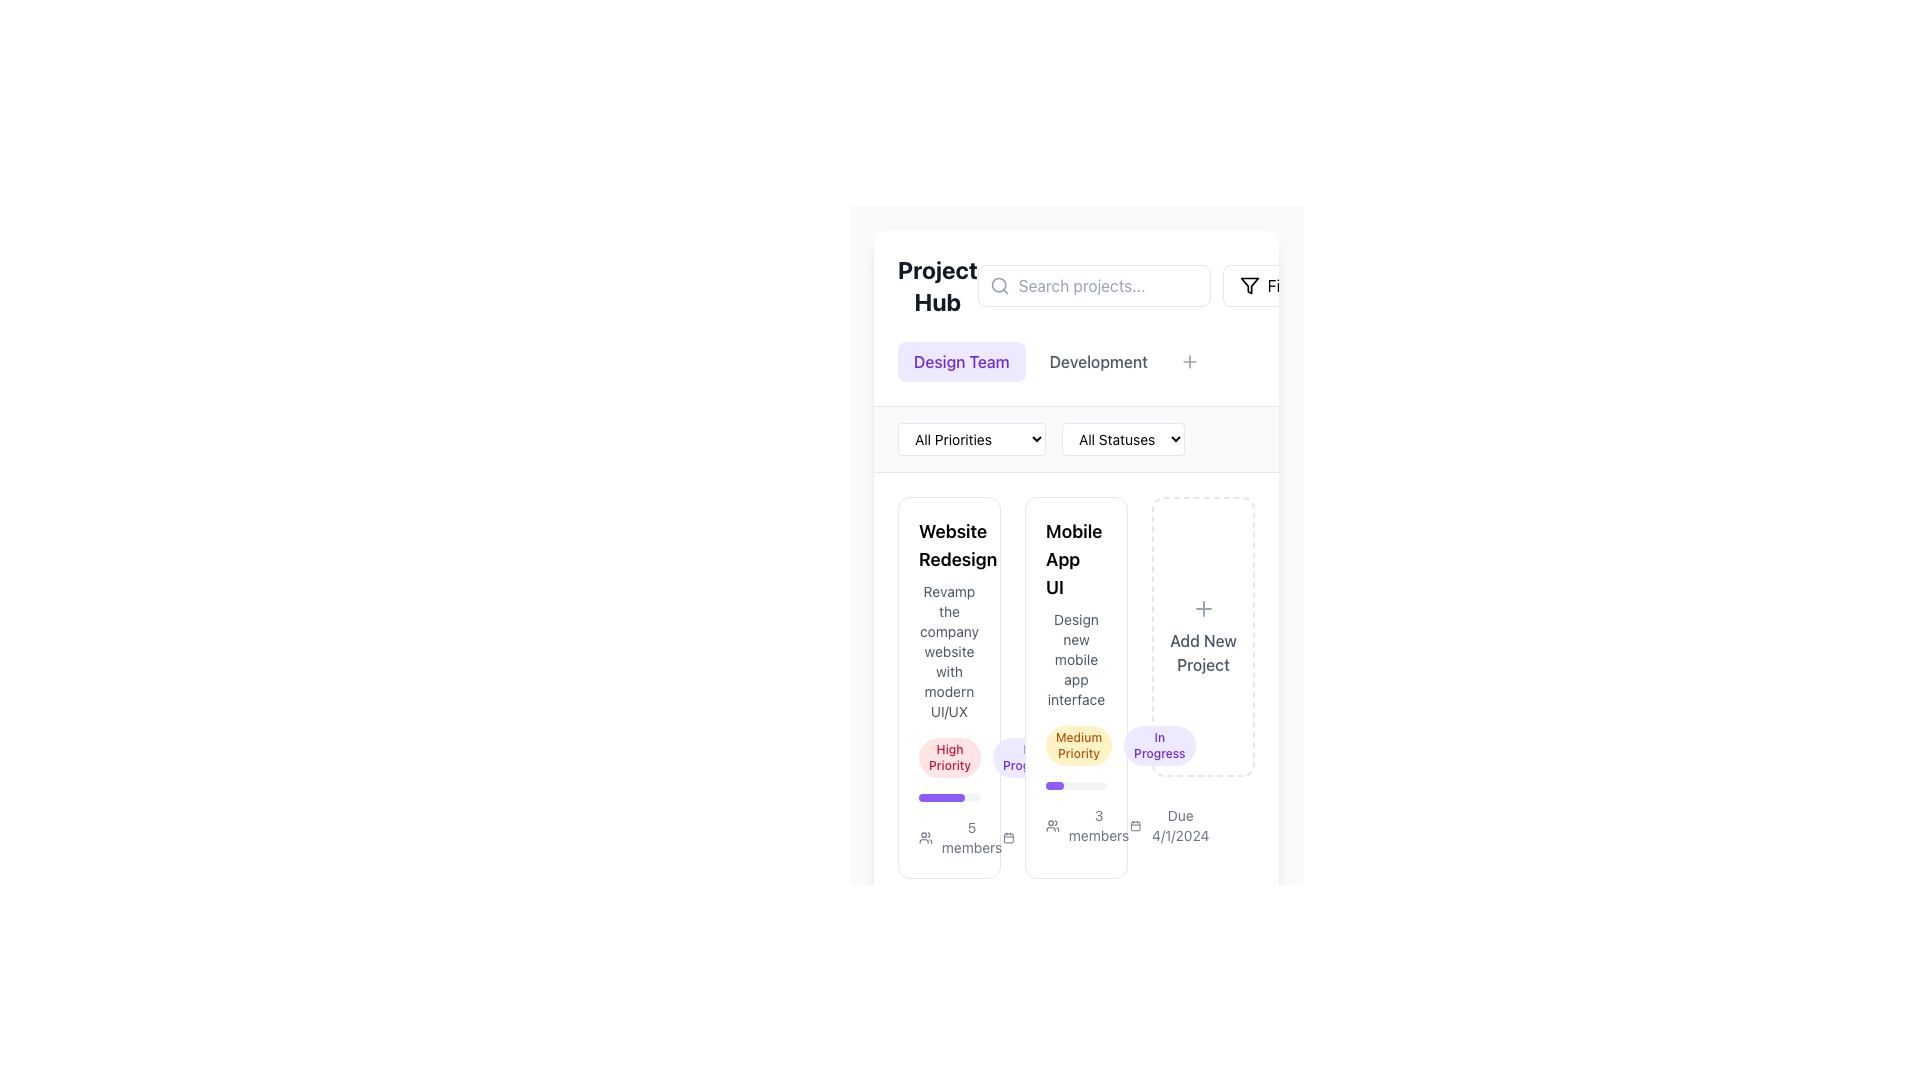 Image resolution: width=1920 pixels, height=1080 pixels. Describe the element at coordinates (1078, 745) in the screenshot. I see `the 'Medium Priority' badge element, which is a pill-shaped badge with a light amber background, located within the card labeled 'Mobile App UI'` at that location.